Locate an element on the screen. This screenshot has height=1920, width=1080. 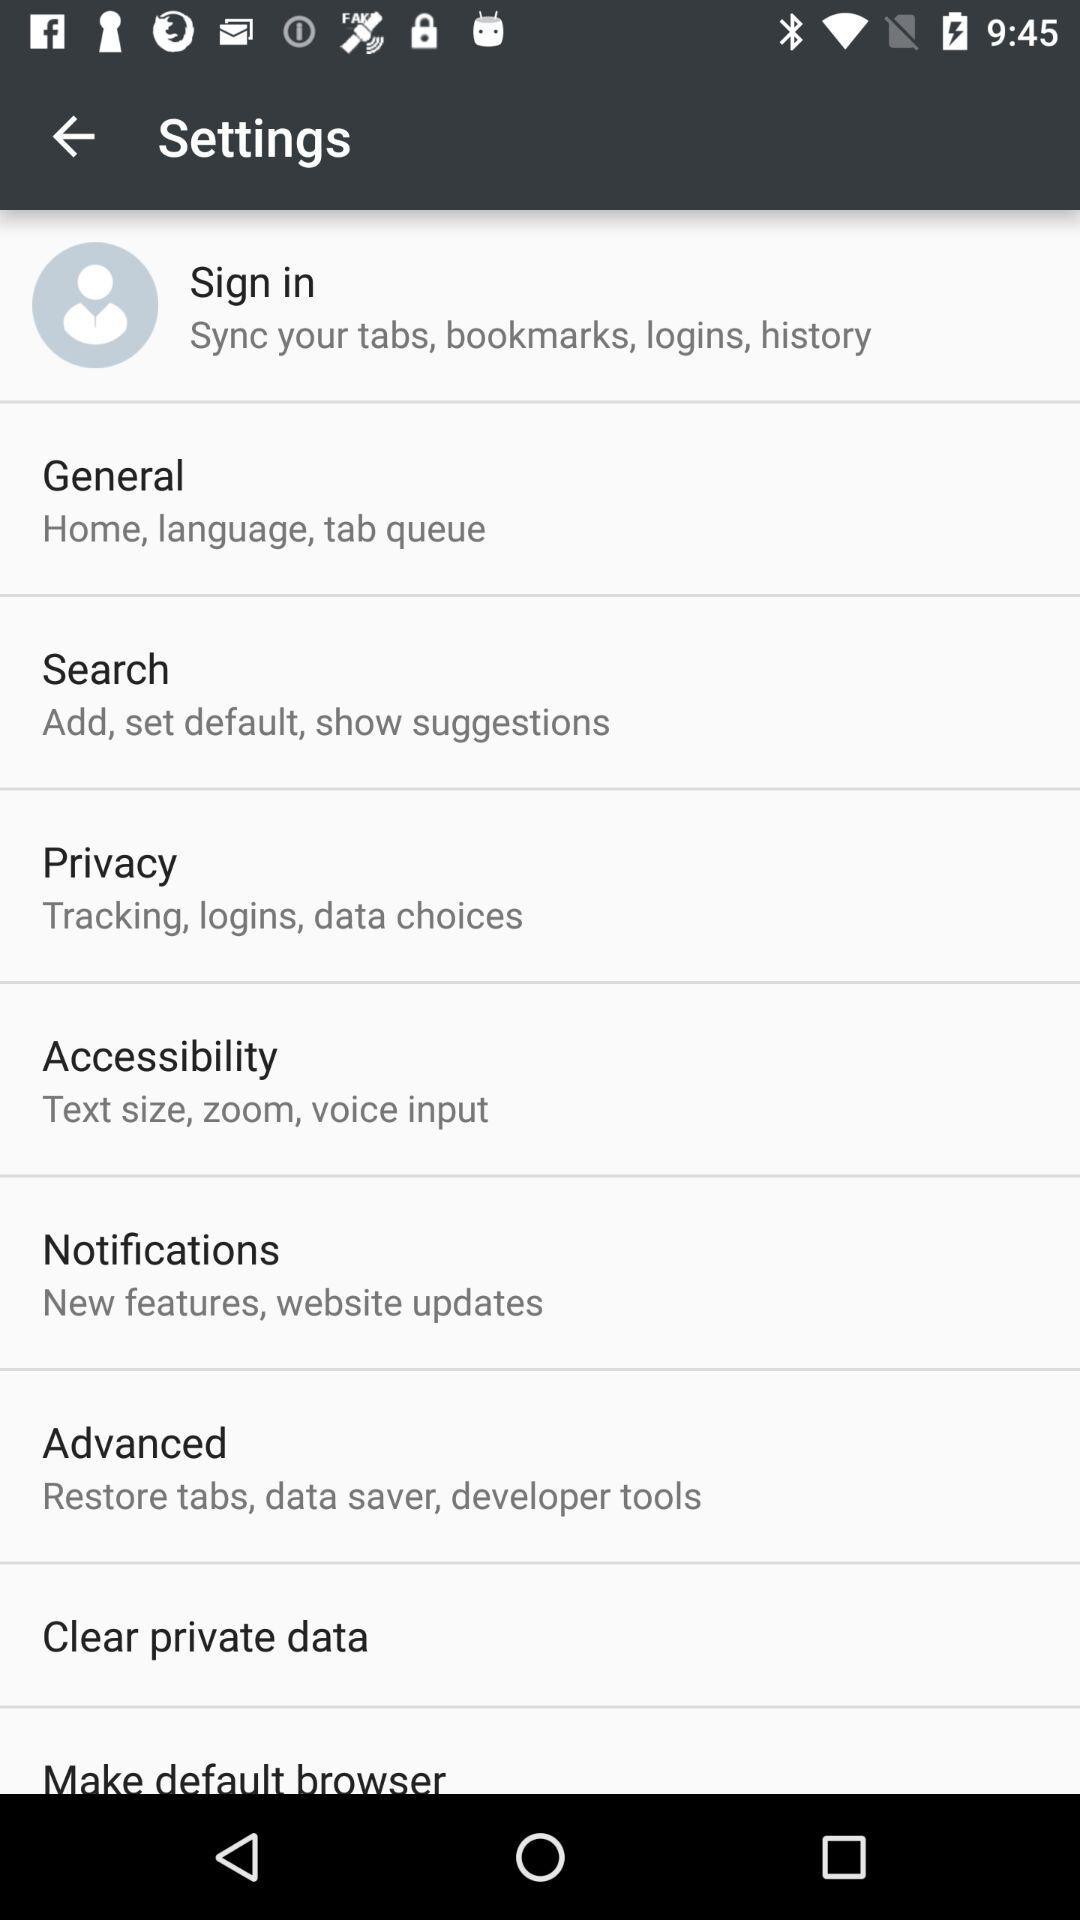
icon below the accessibility item is located at coordinates (264, 1106).